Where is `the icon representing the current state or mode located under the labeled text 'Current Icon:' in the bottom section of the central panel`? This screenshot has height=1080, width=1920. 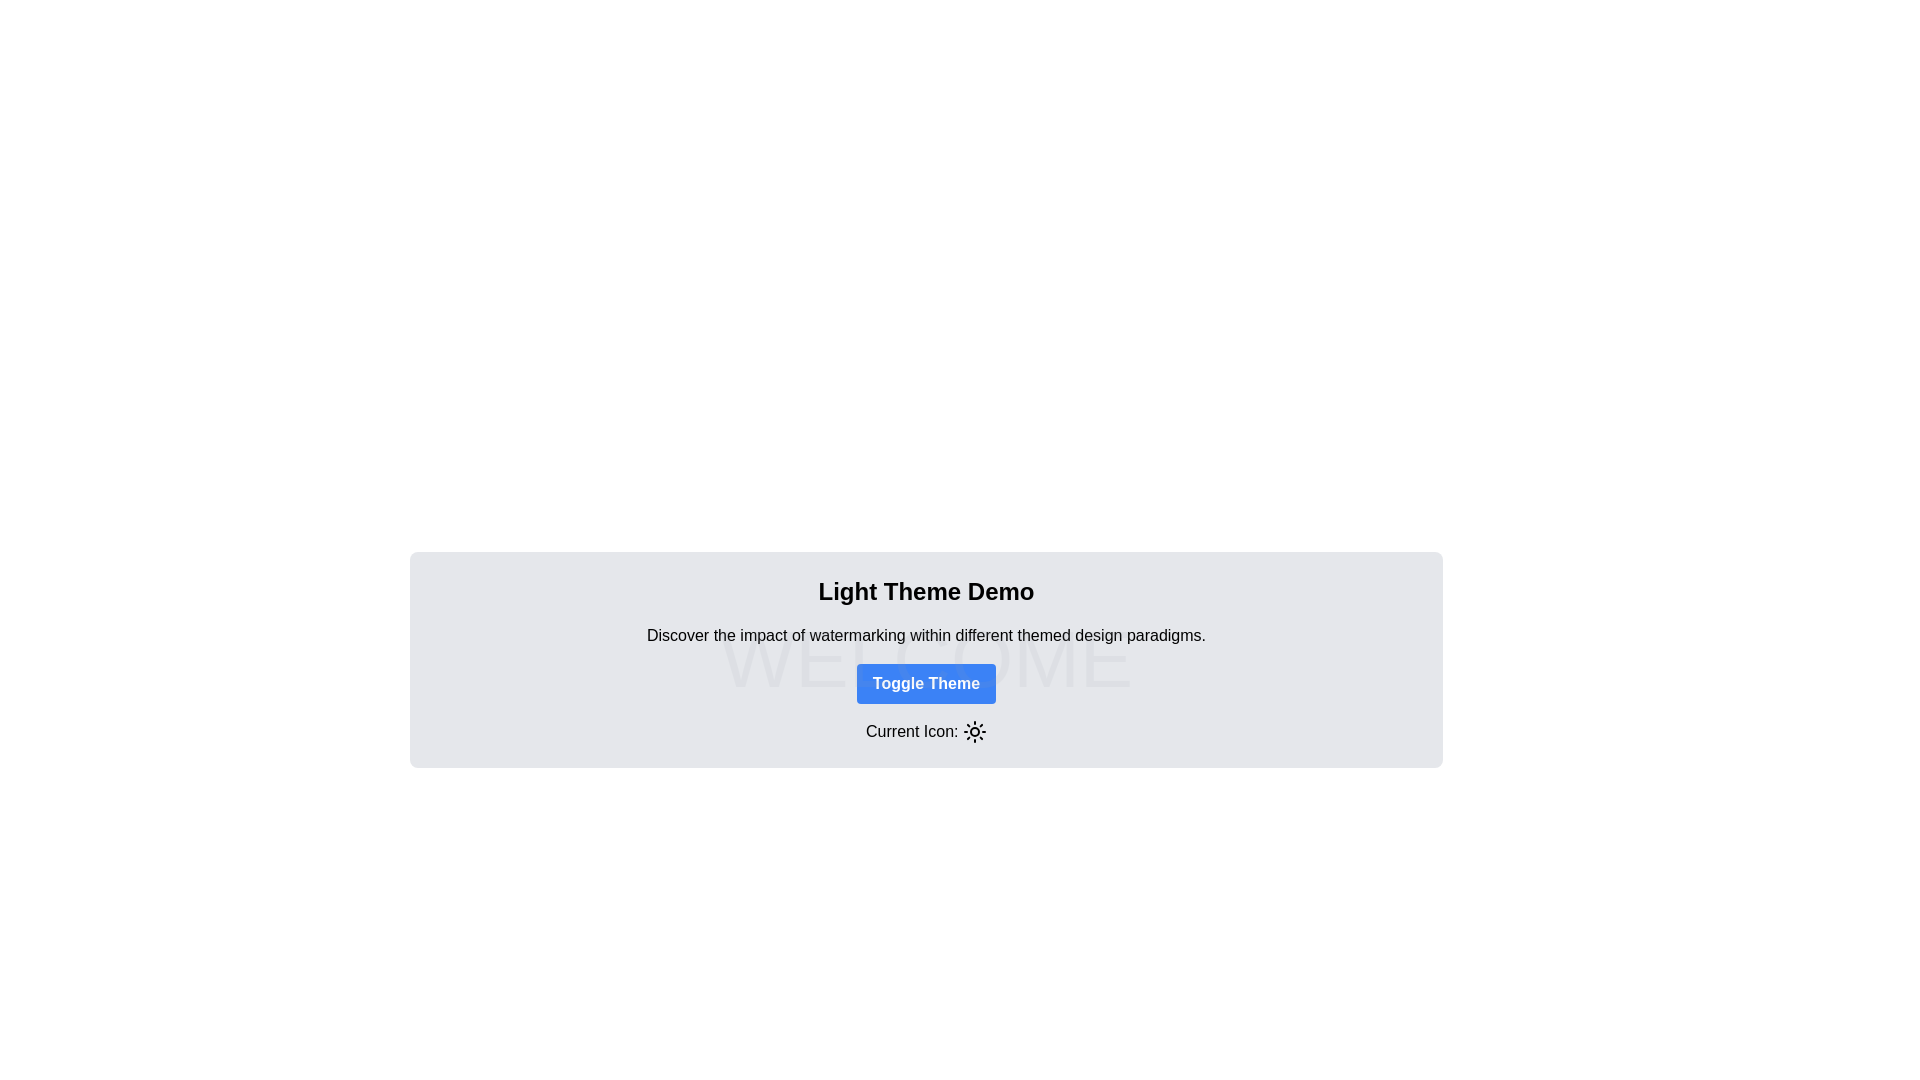 the icon representing the current state or mode located under the labeled text 'Current Icon:' in the bottom section of the central panel is located at coordinates (974, 732).